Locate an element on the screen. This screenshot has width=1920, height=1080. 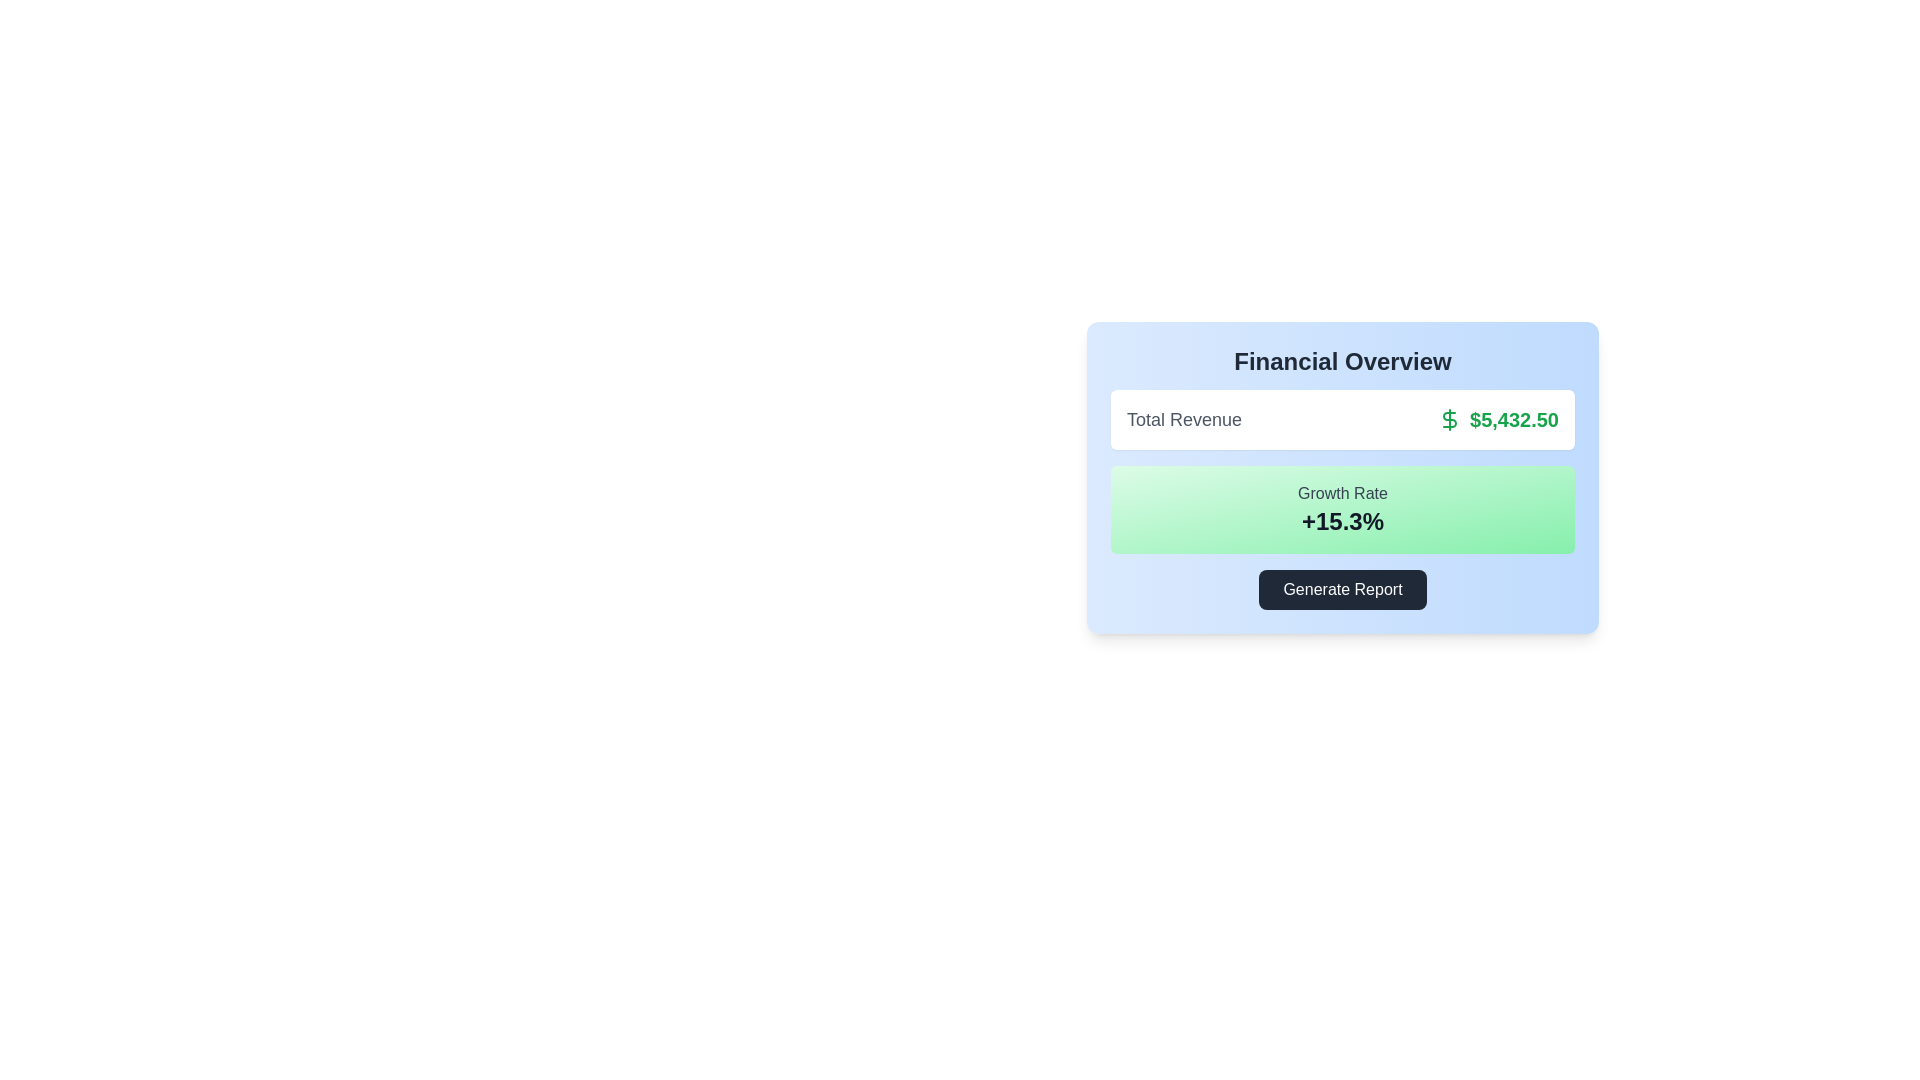
the total revenue text display element, which is positioned to the right of the dollar-symbol icon and aligned with the 'Total Revenue' label is located at coordinates (1498, 419).